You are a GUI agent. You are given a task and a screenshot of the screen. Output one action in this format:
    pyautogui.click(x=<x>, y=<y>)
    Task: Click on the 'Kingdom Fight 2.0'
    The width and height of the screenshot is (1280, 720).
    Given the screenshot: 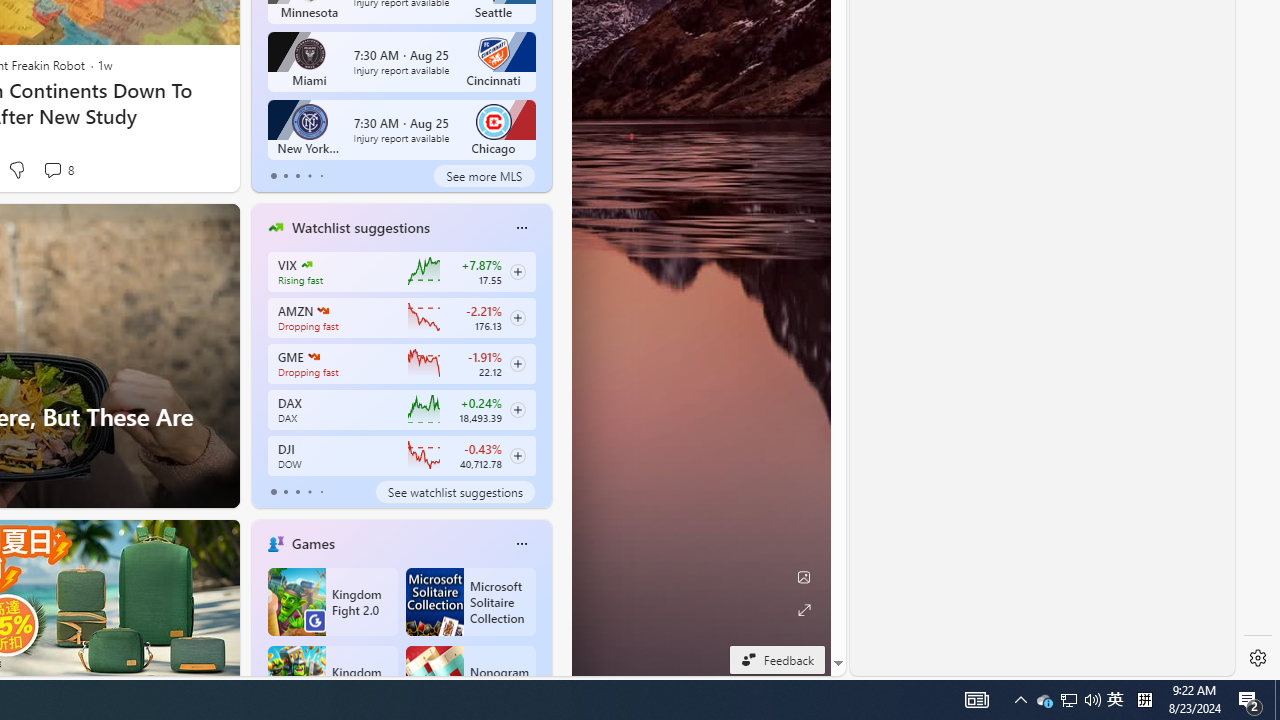 What is the action you would take?
    pyautogui.click(x=332, y=600)
    